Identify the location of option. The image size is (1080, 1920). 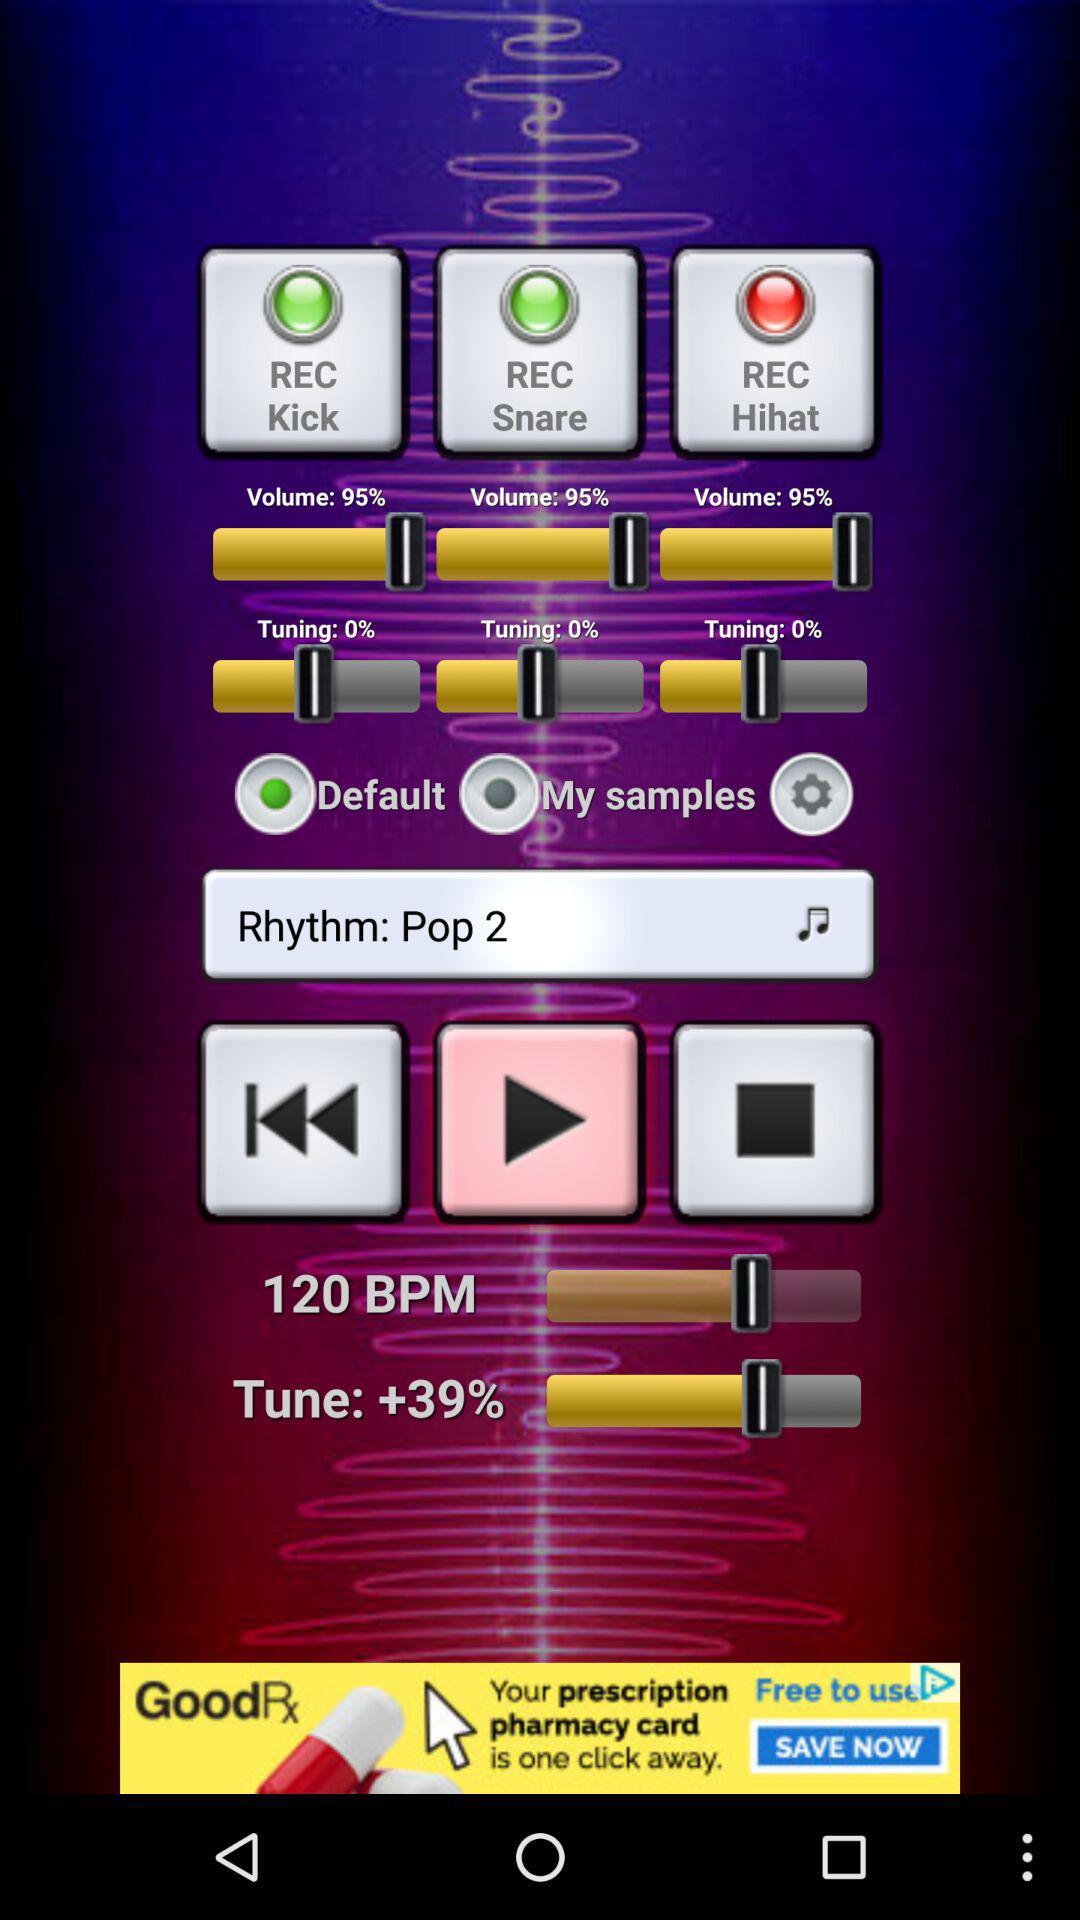
(538, 1121).